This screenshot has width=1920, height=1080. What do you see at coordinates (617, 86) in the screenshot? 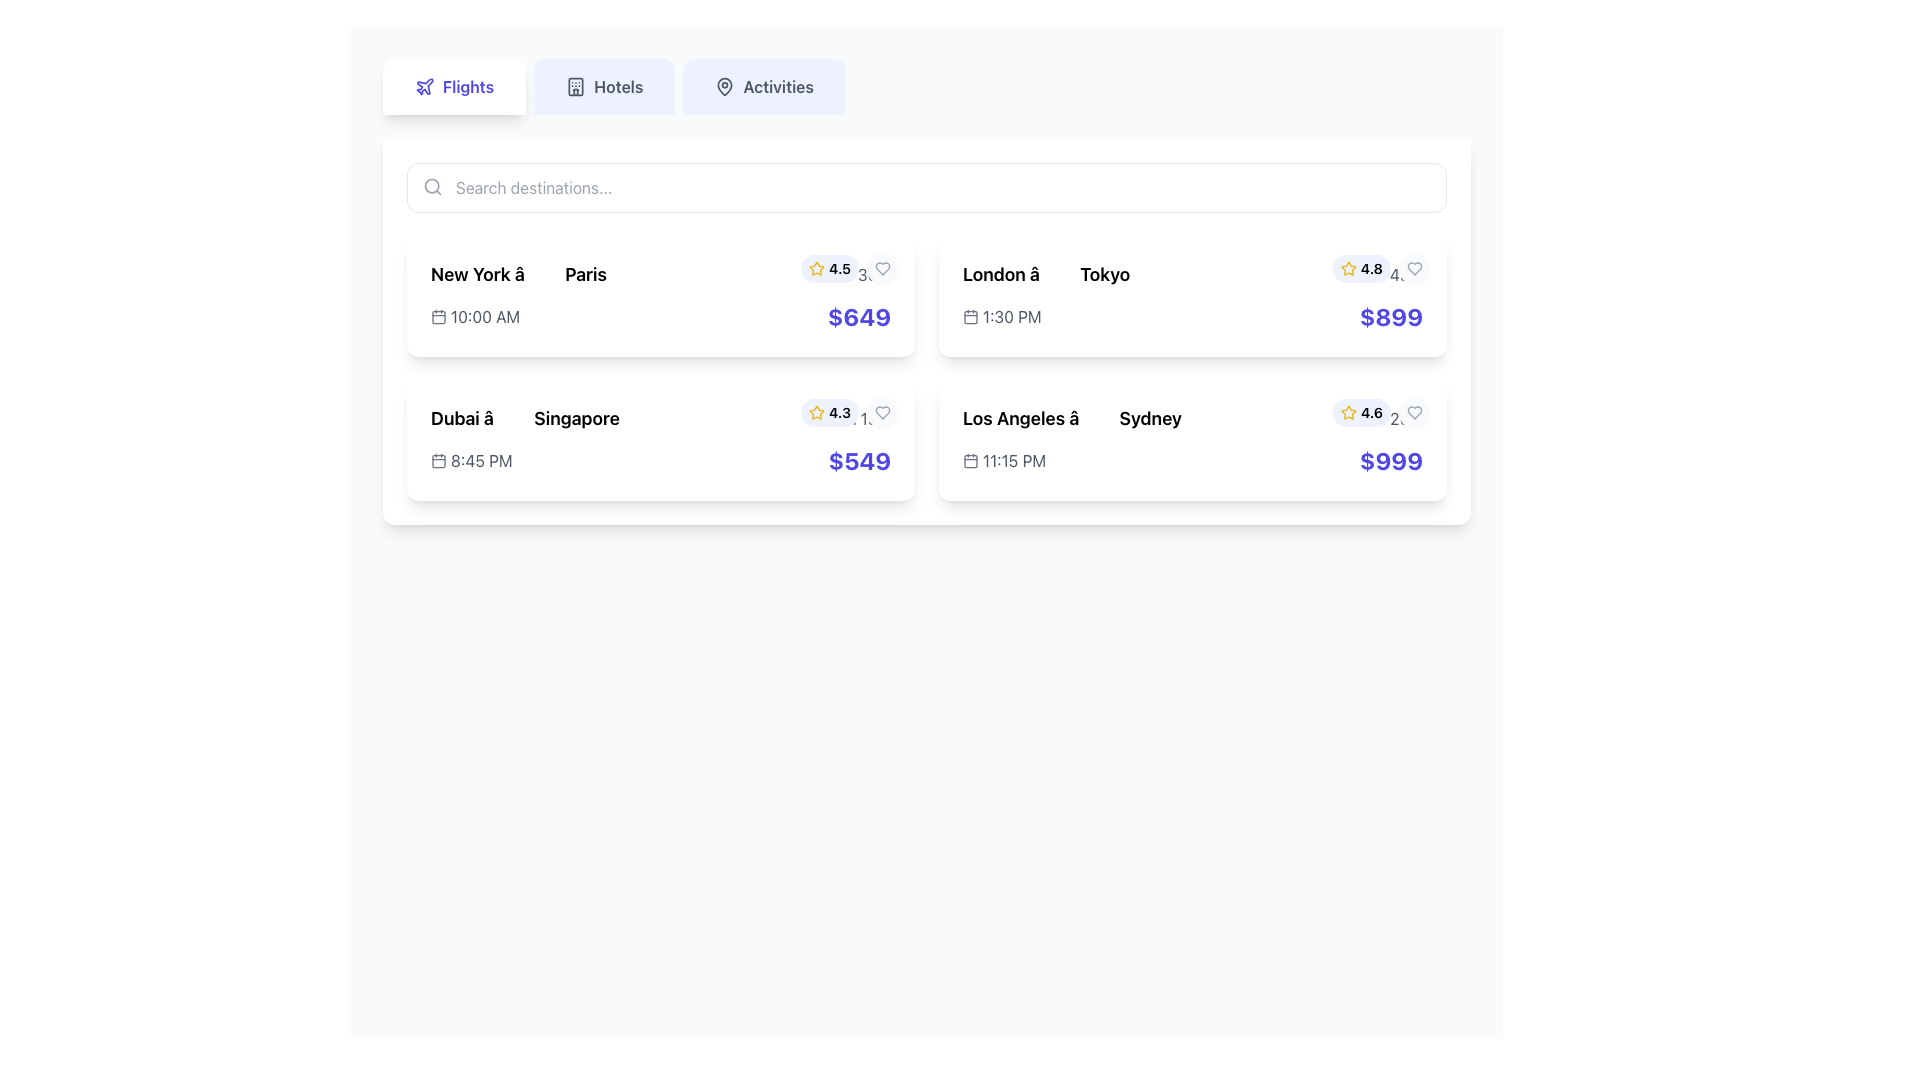
I see `text label 'Hotels' which is styled with a bold typeface and is part of the navigation menu` at bounding box center [617, 86].